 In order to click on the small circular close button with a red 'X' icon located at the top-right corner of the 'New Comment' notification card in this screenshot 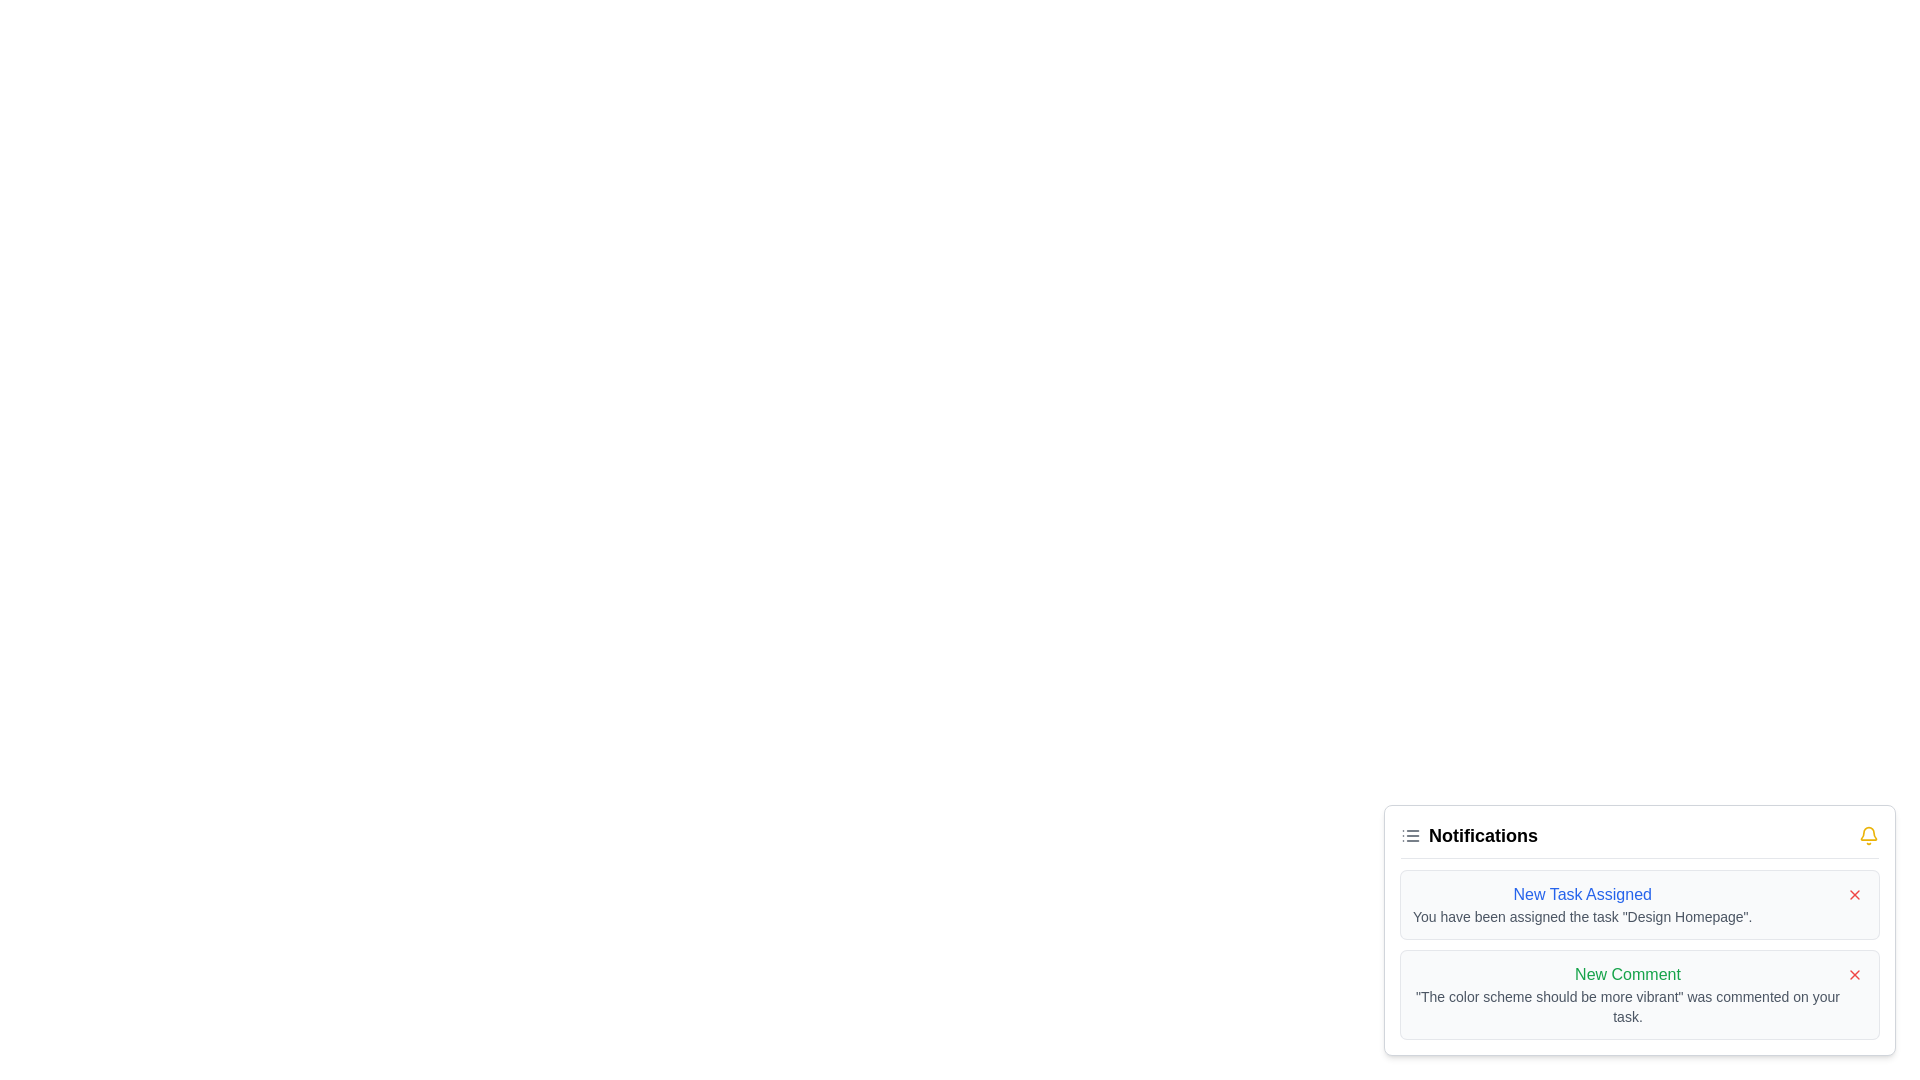, I will do `click(1853, 974)`.